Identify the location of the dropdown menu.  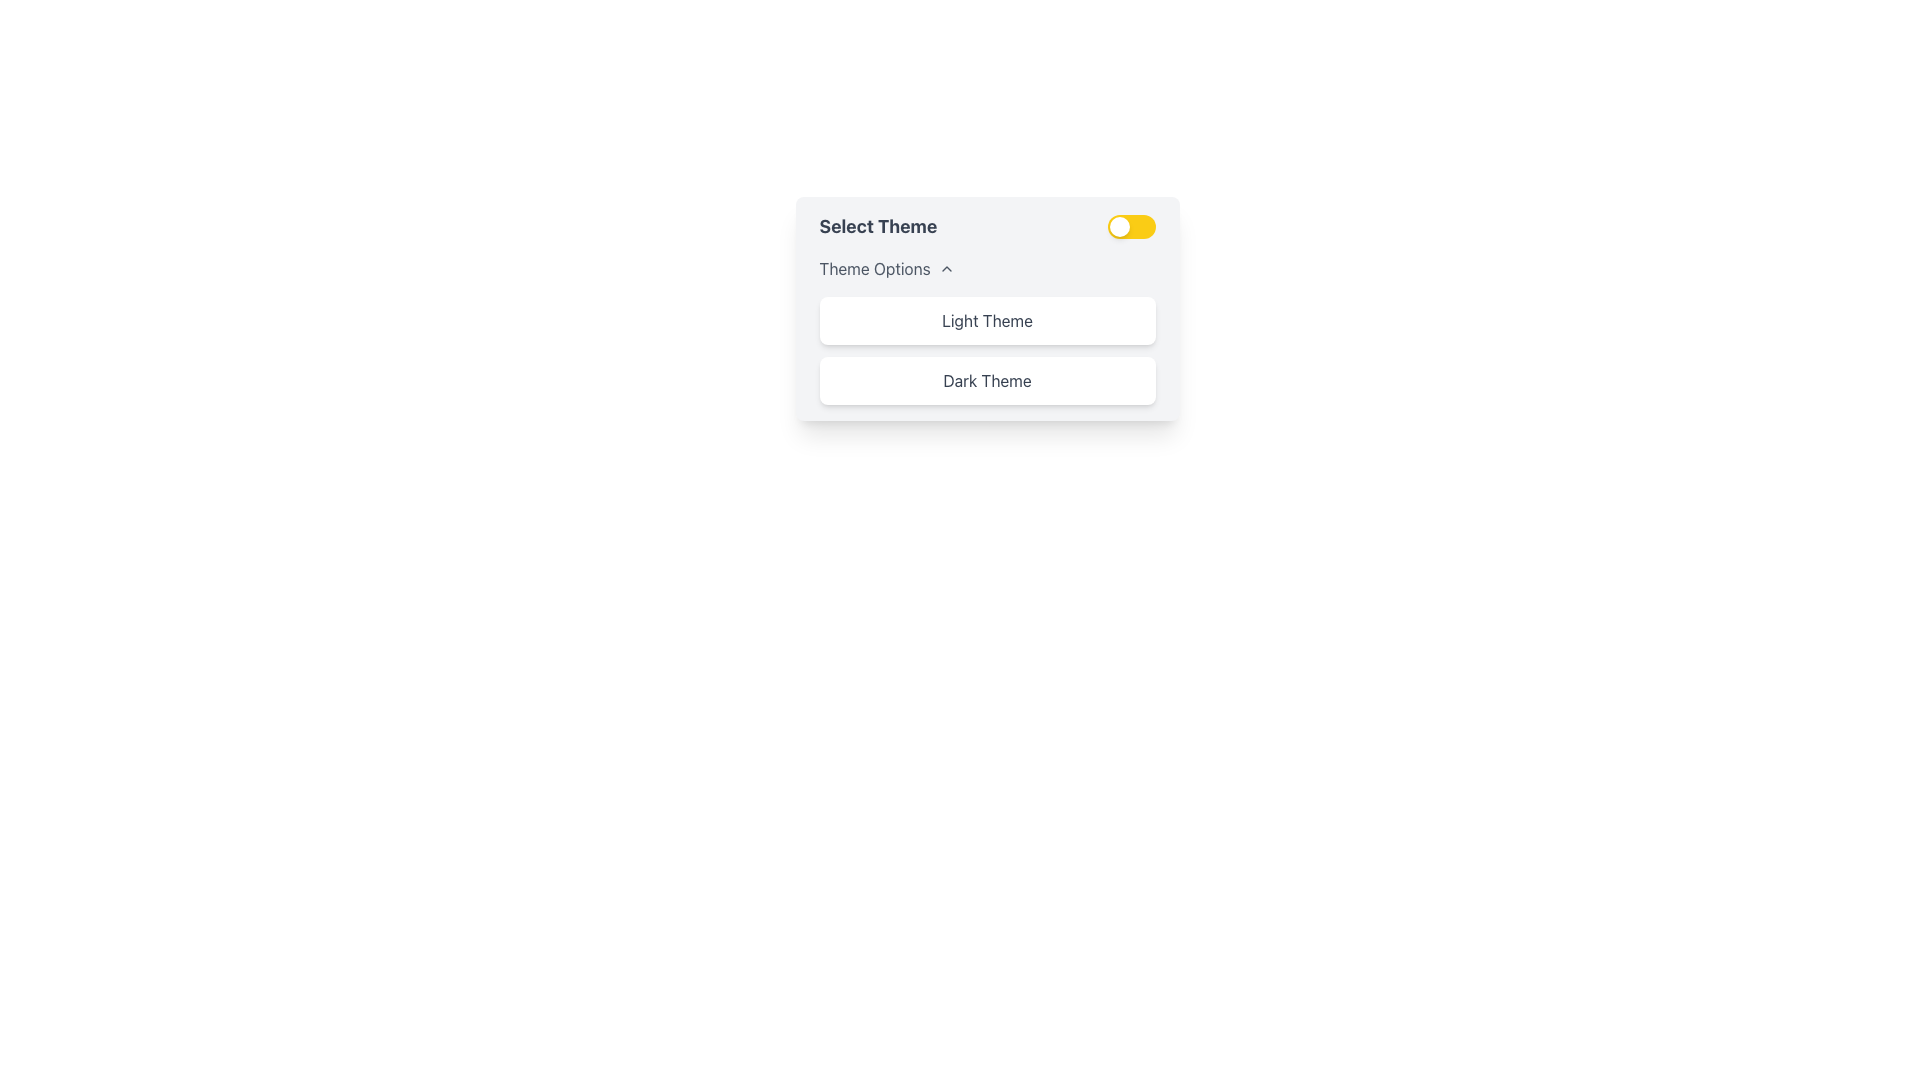
(987, 330).